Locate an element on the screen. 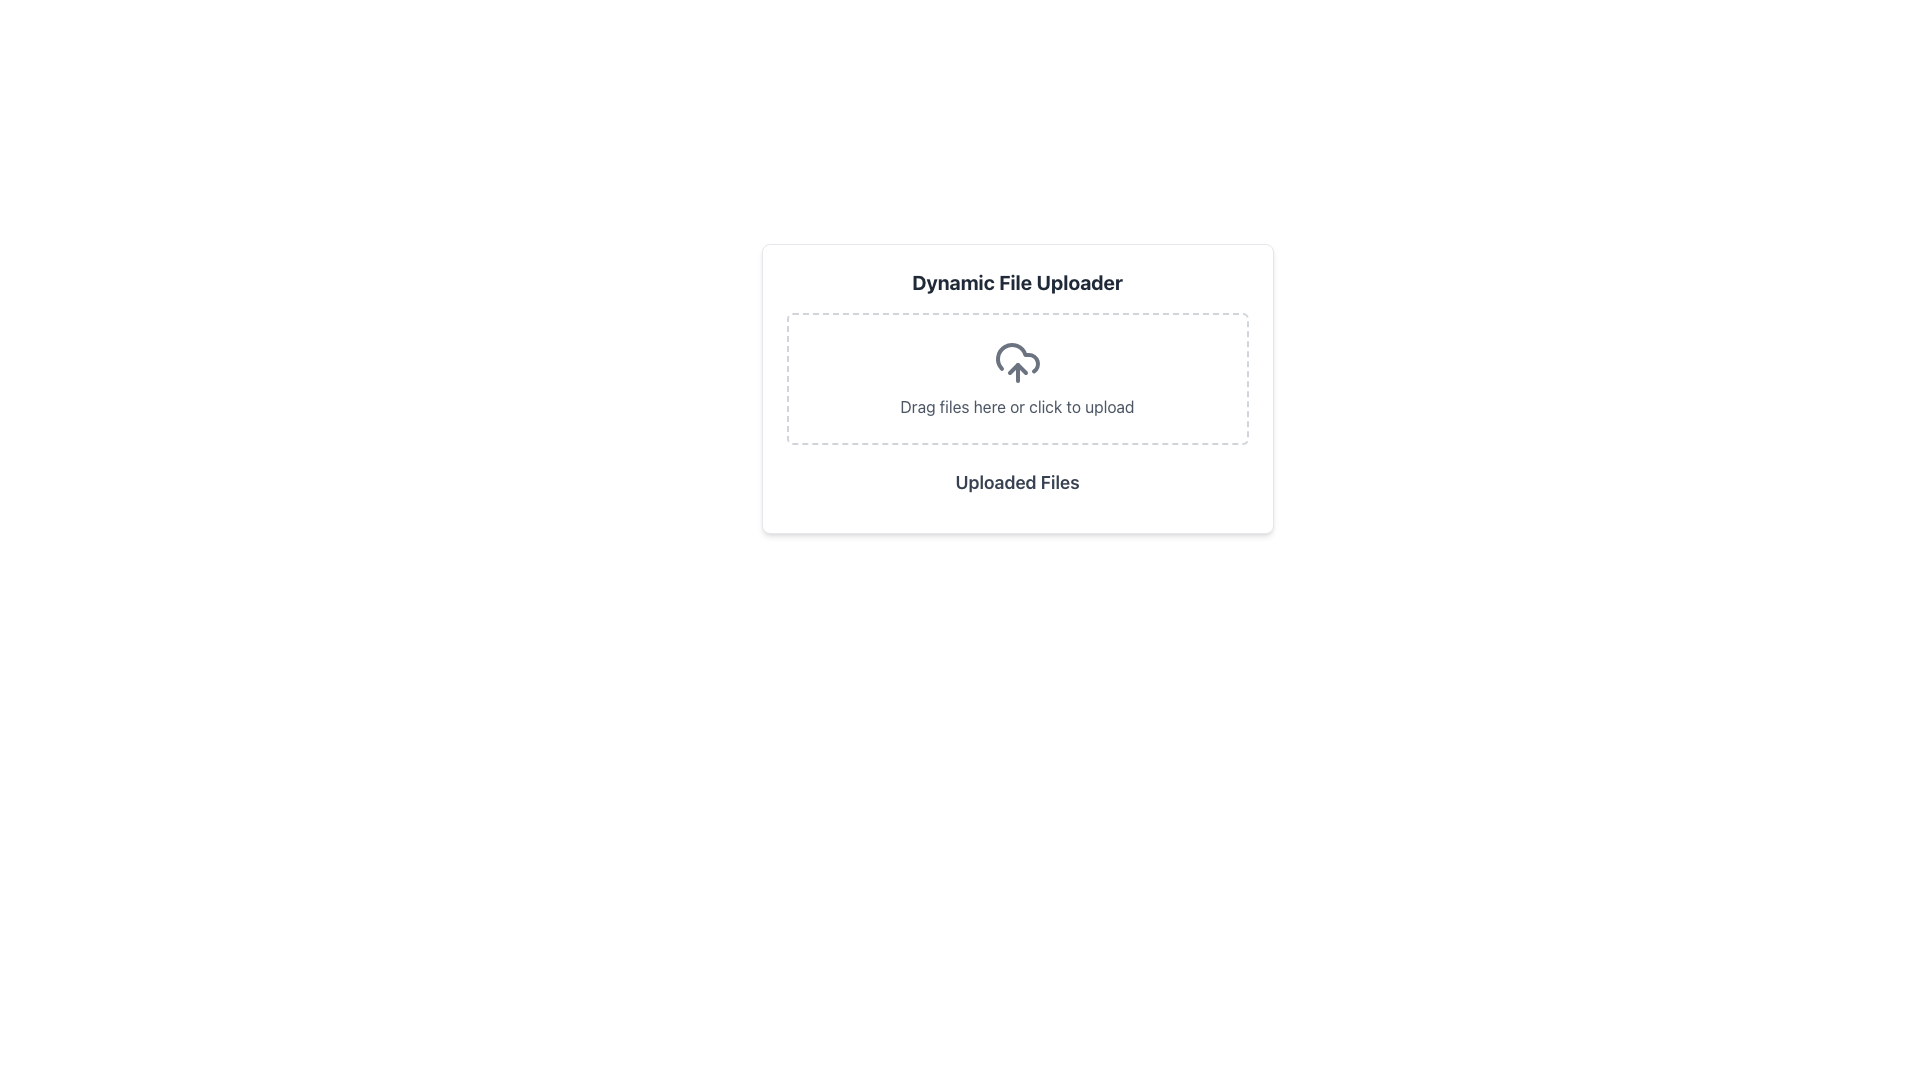 The width and height of the screenshot is (1920, 1080). the vector graphic that forms the rounded part of the cloud upload icon, located in the top-center region of the upload area, above the text 'Drag files here or click to upload.' is located at coordinates (1017, 357).